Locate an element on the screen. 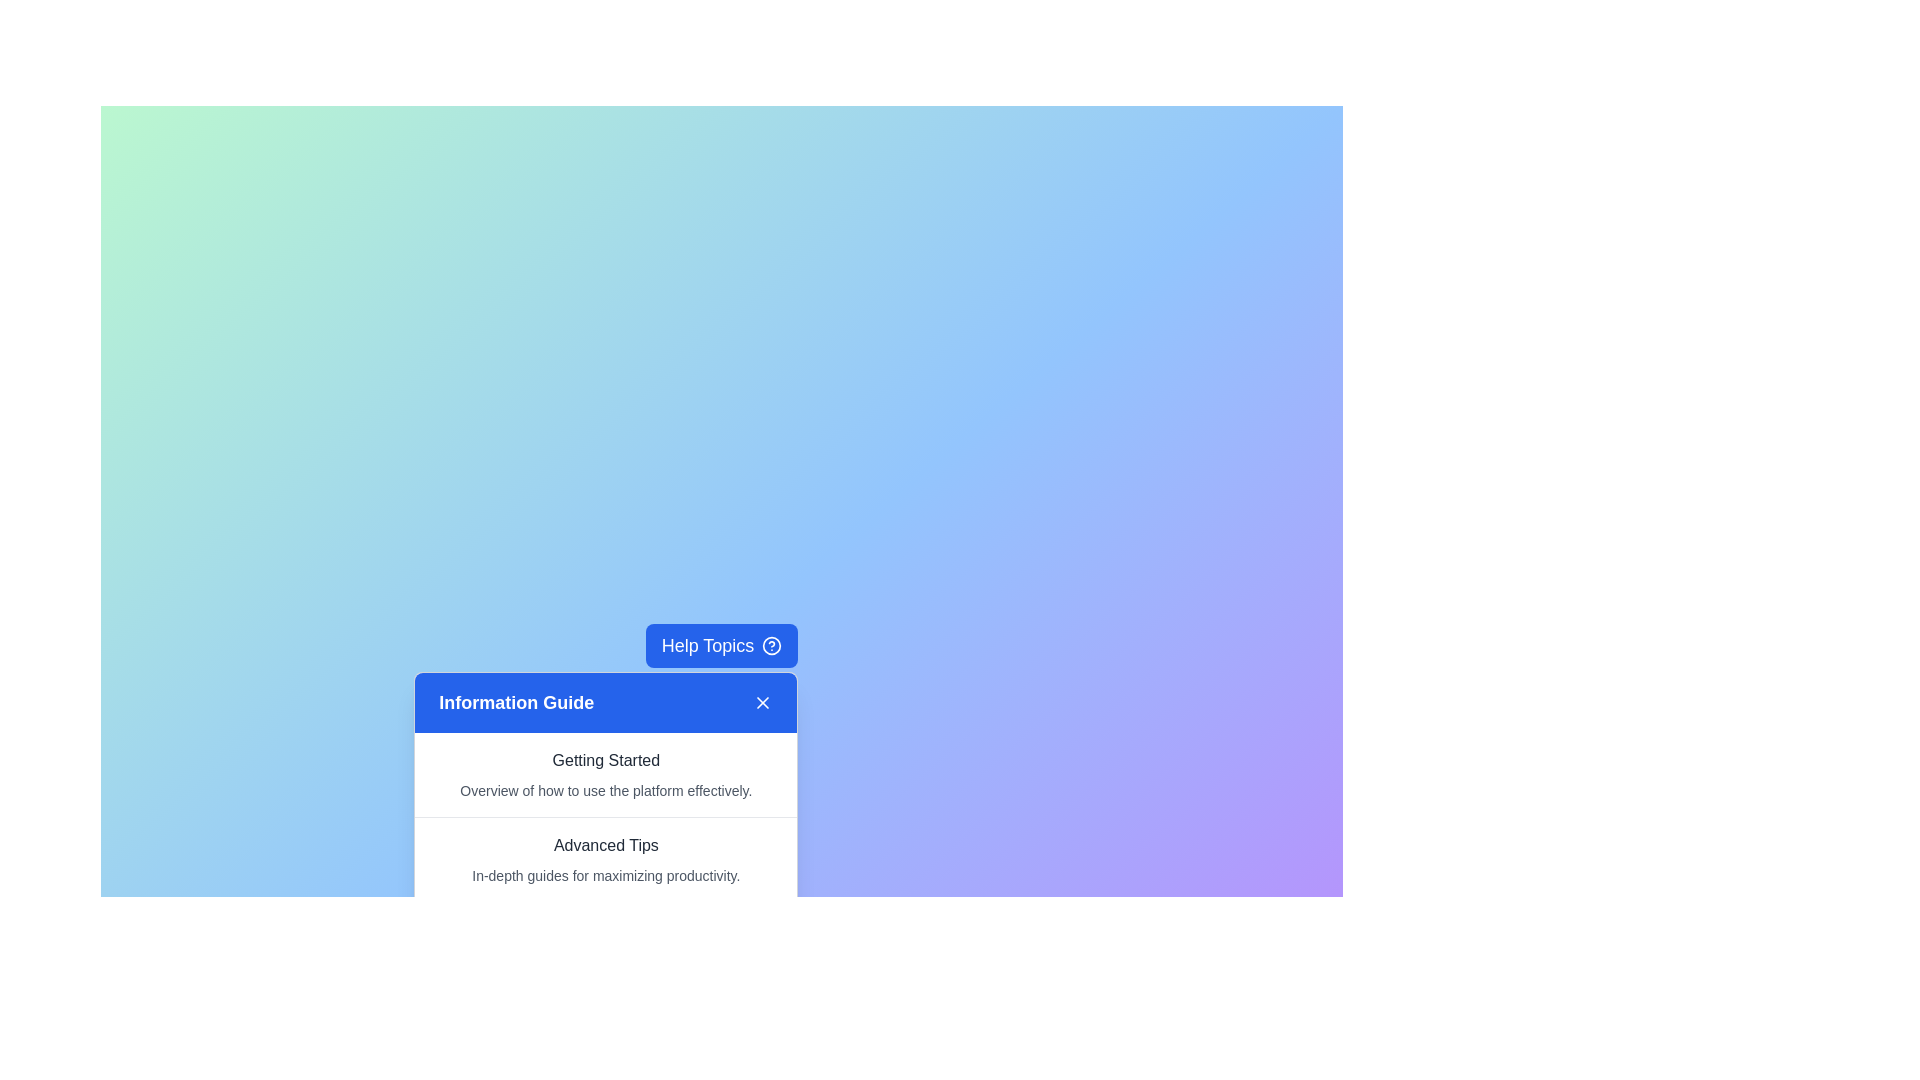  text from the informational section titled 'Getting Started', which is the first item under the 'Information Guide' header is located at coordinates (605, 774).